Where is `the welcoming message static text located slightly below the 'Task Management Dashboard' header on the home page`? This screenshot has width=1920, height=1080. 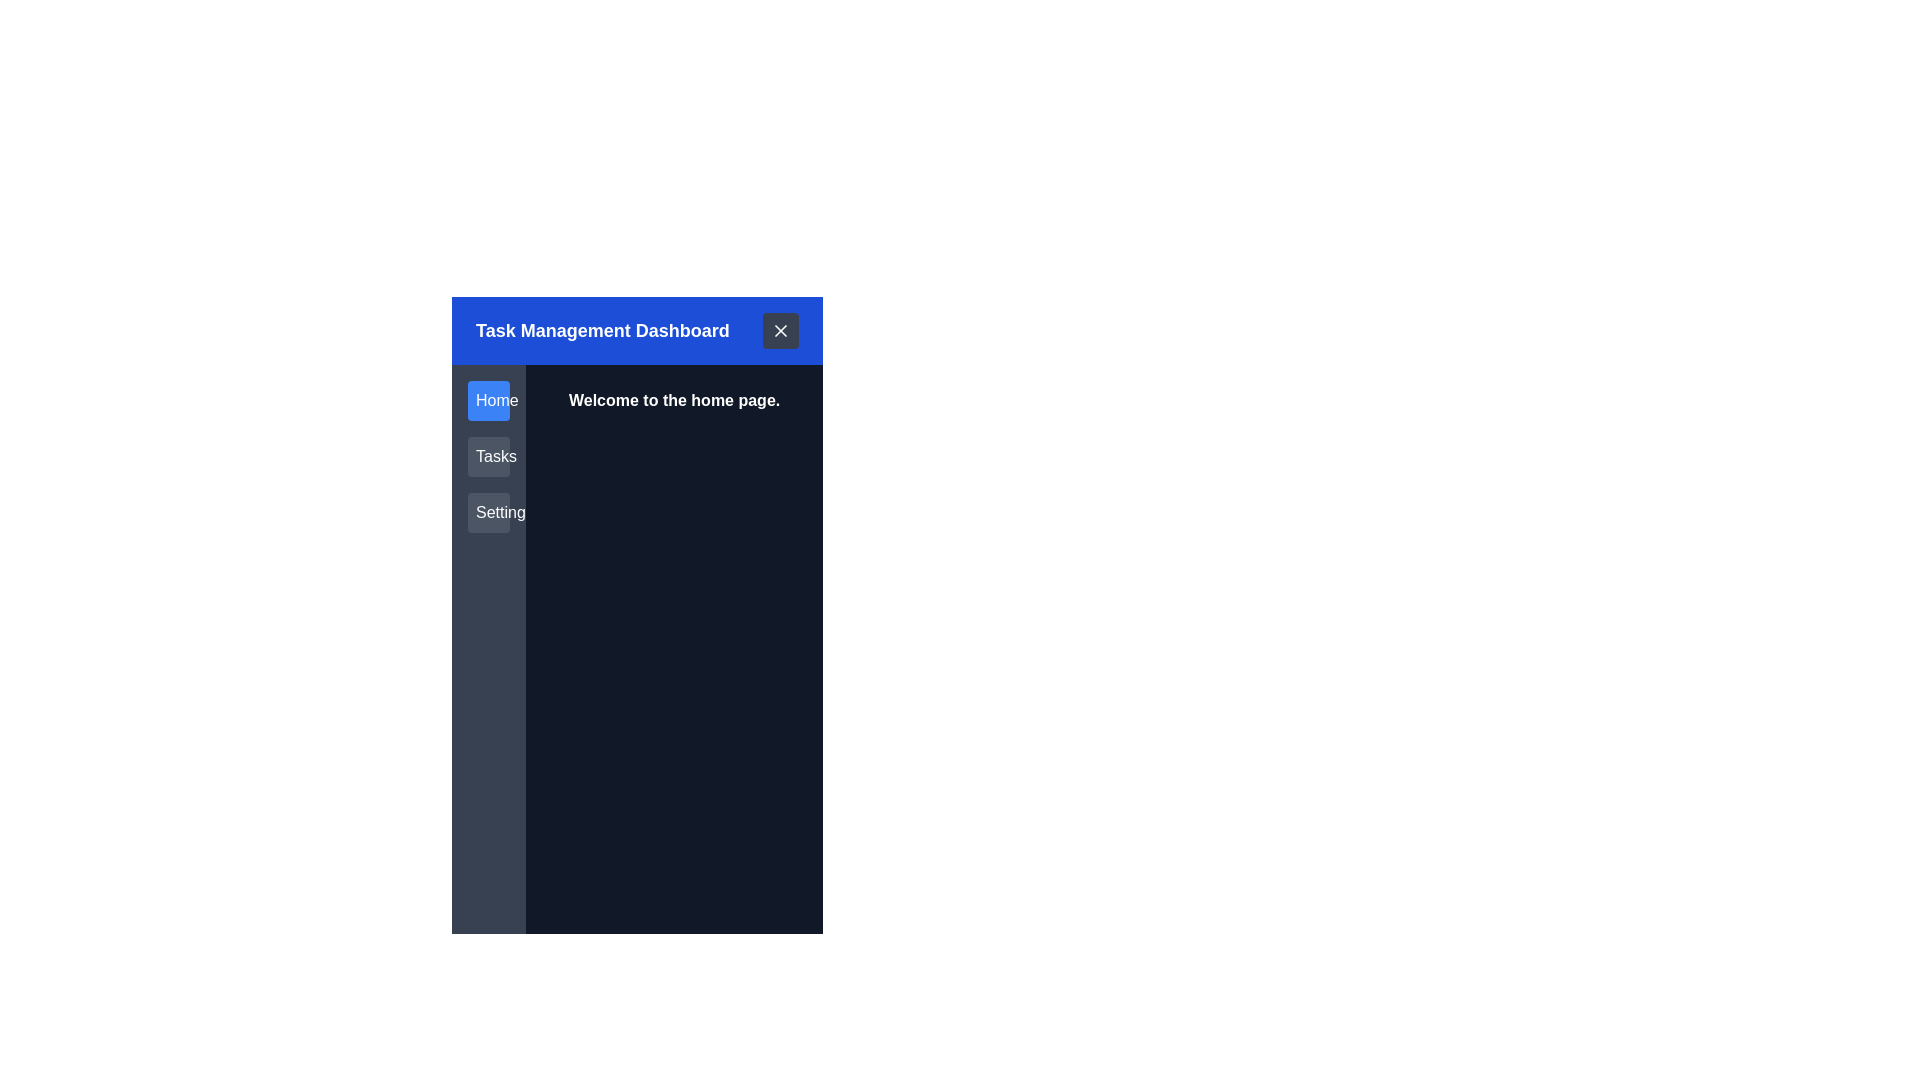
the welcoming message static text located slightly below the 'Task Management Dashboard' header on the home page is located at coordinates (674, 401).